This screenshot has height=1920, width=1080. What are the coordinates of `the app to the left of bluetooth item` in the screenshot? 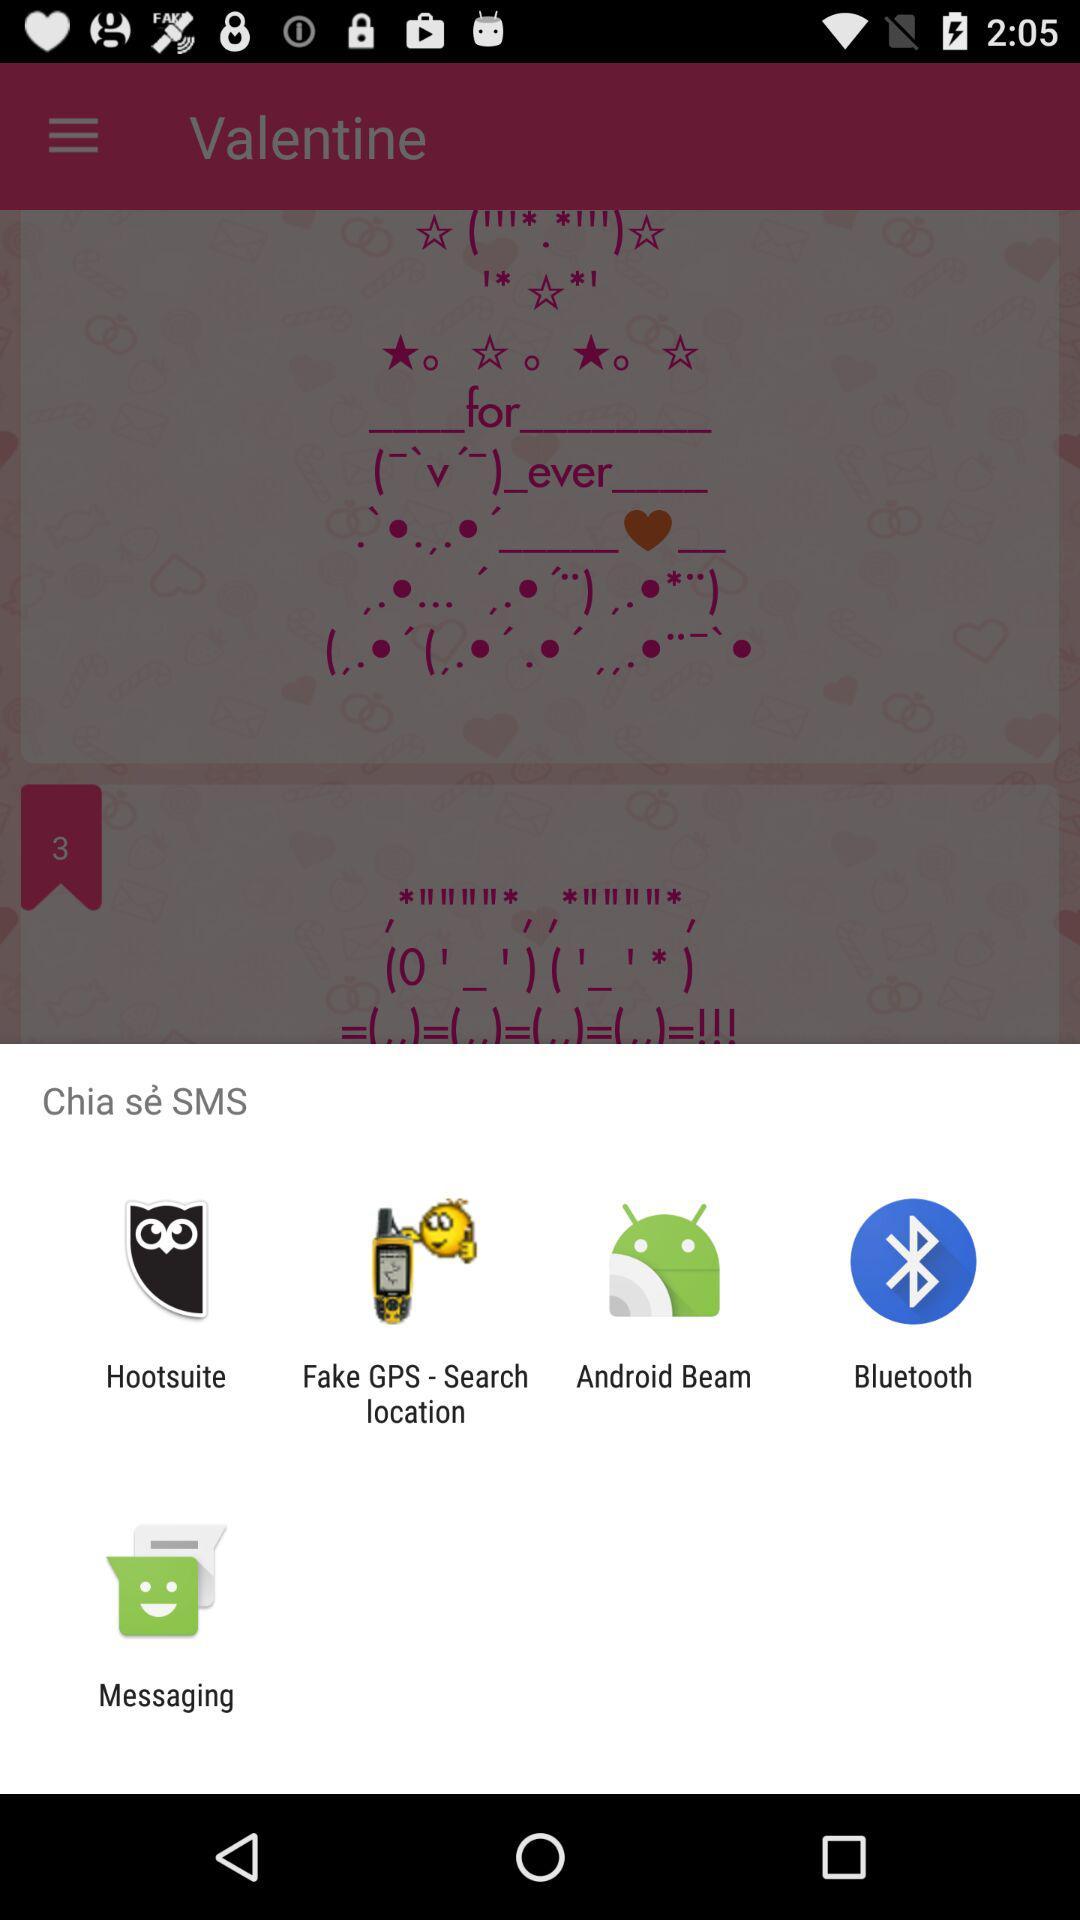 It's located at (664, 1392).